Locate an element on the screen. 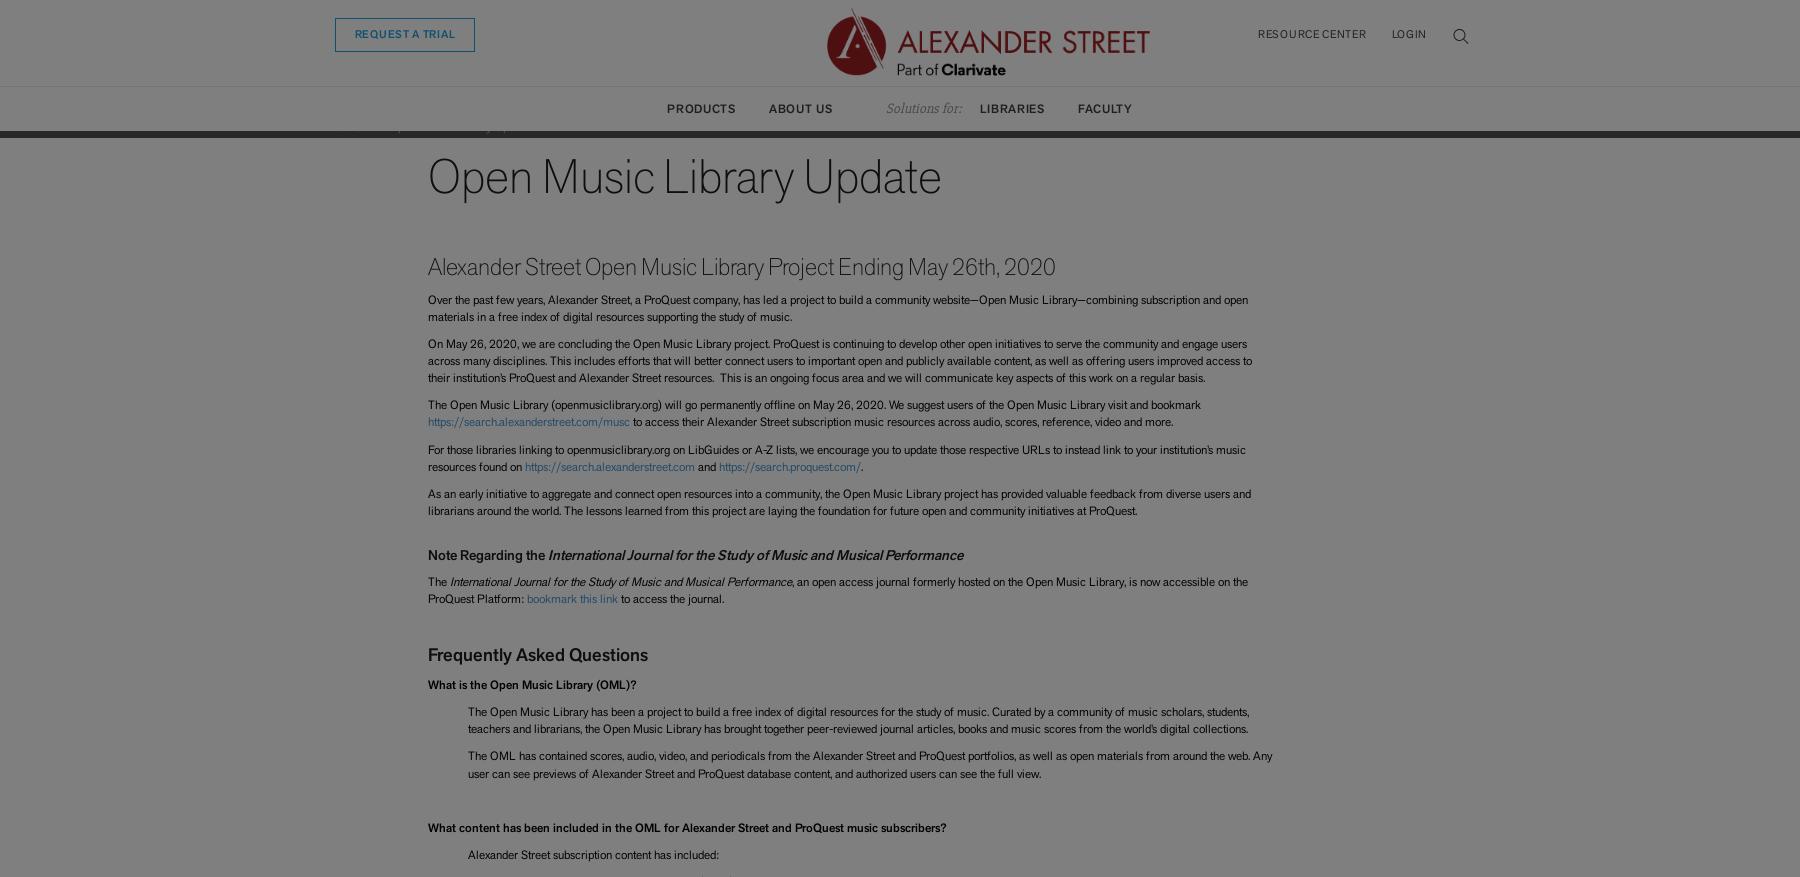  'Alexander Street subscription content has included:' is located at coordinates (465, 854).